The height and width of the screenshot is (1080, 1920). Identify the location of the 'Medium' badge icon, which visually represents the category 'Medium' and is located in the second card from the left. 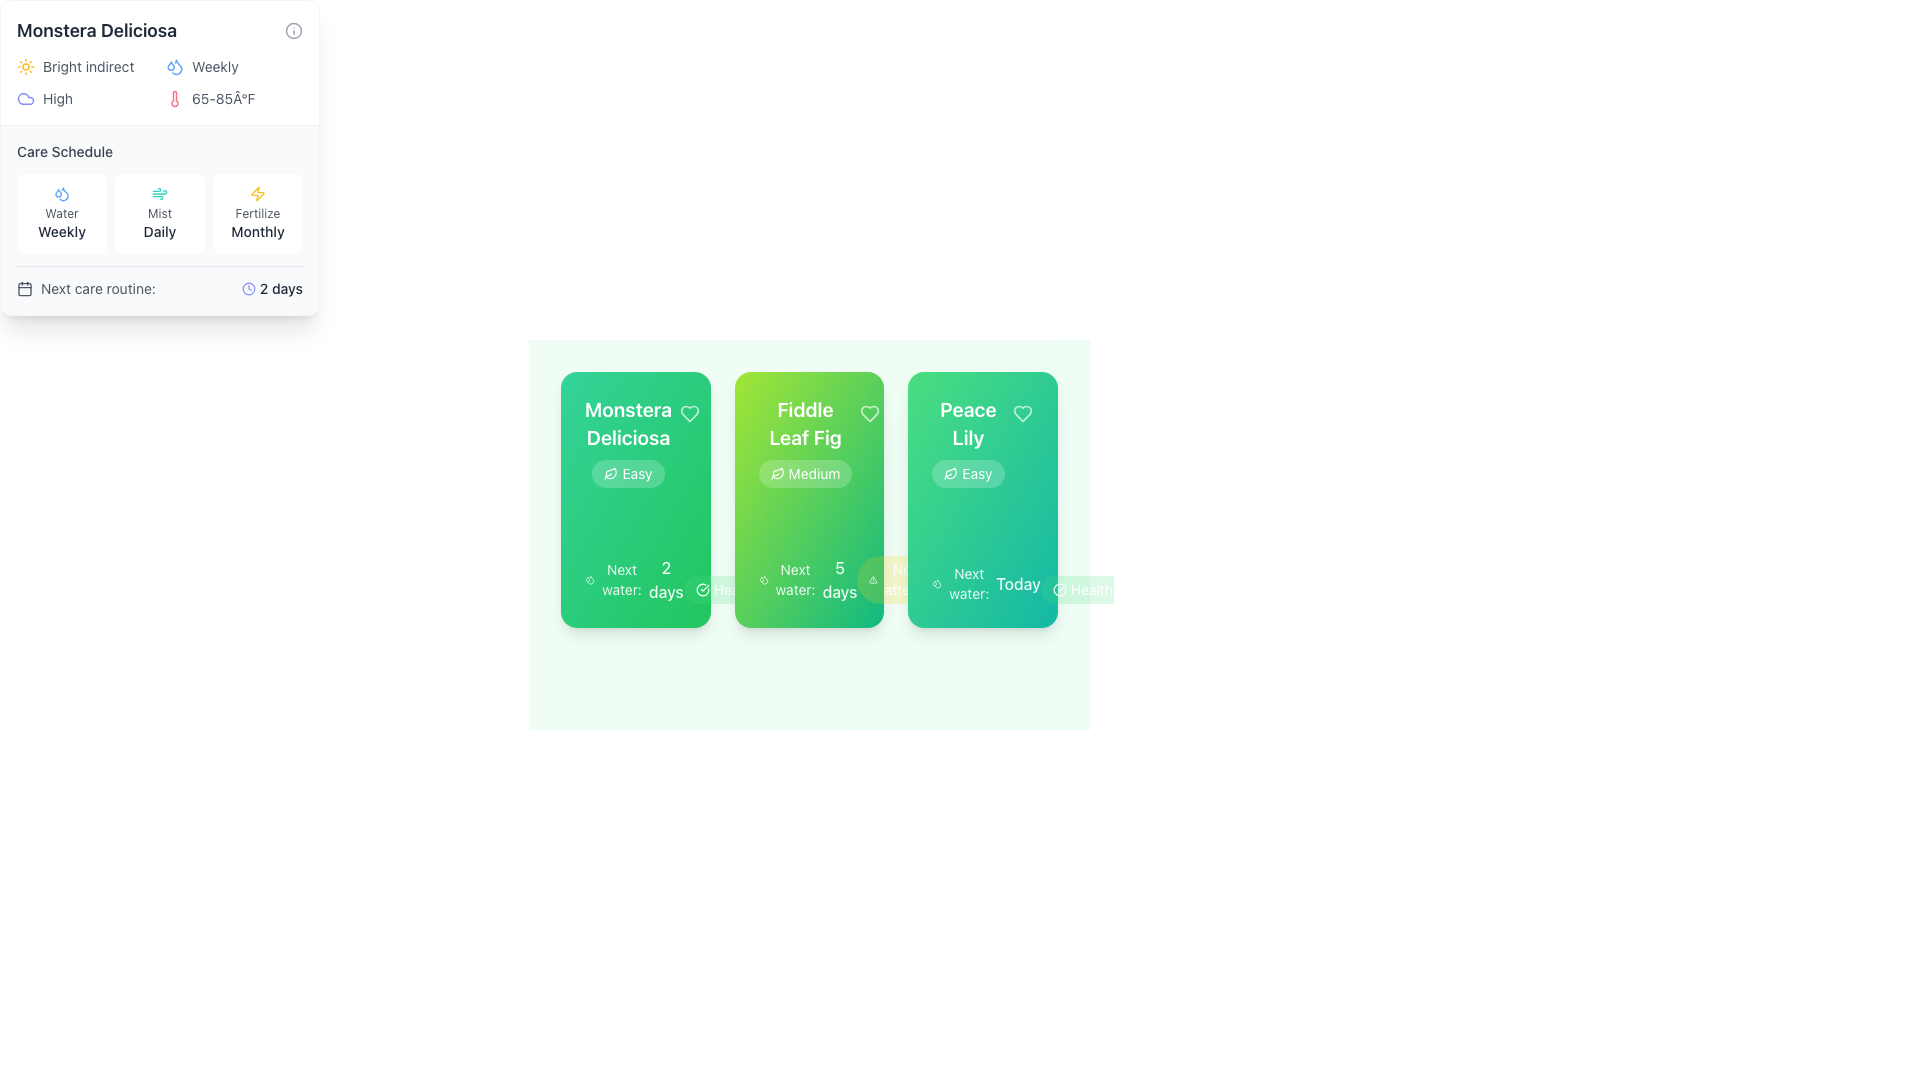
(776, 474).